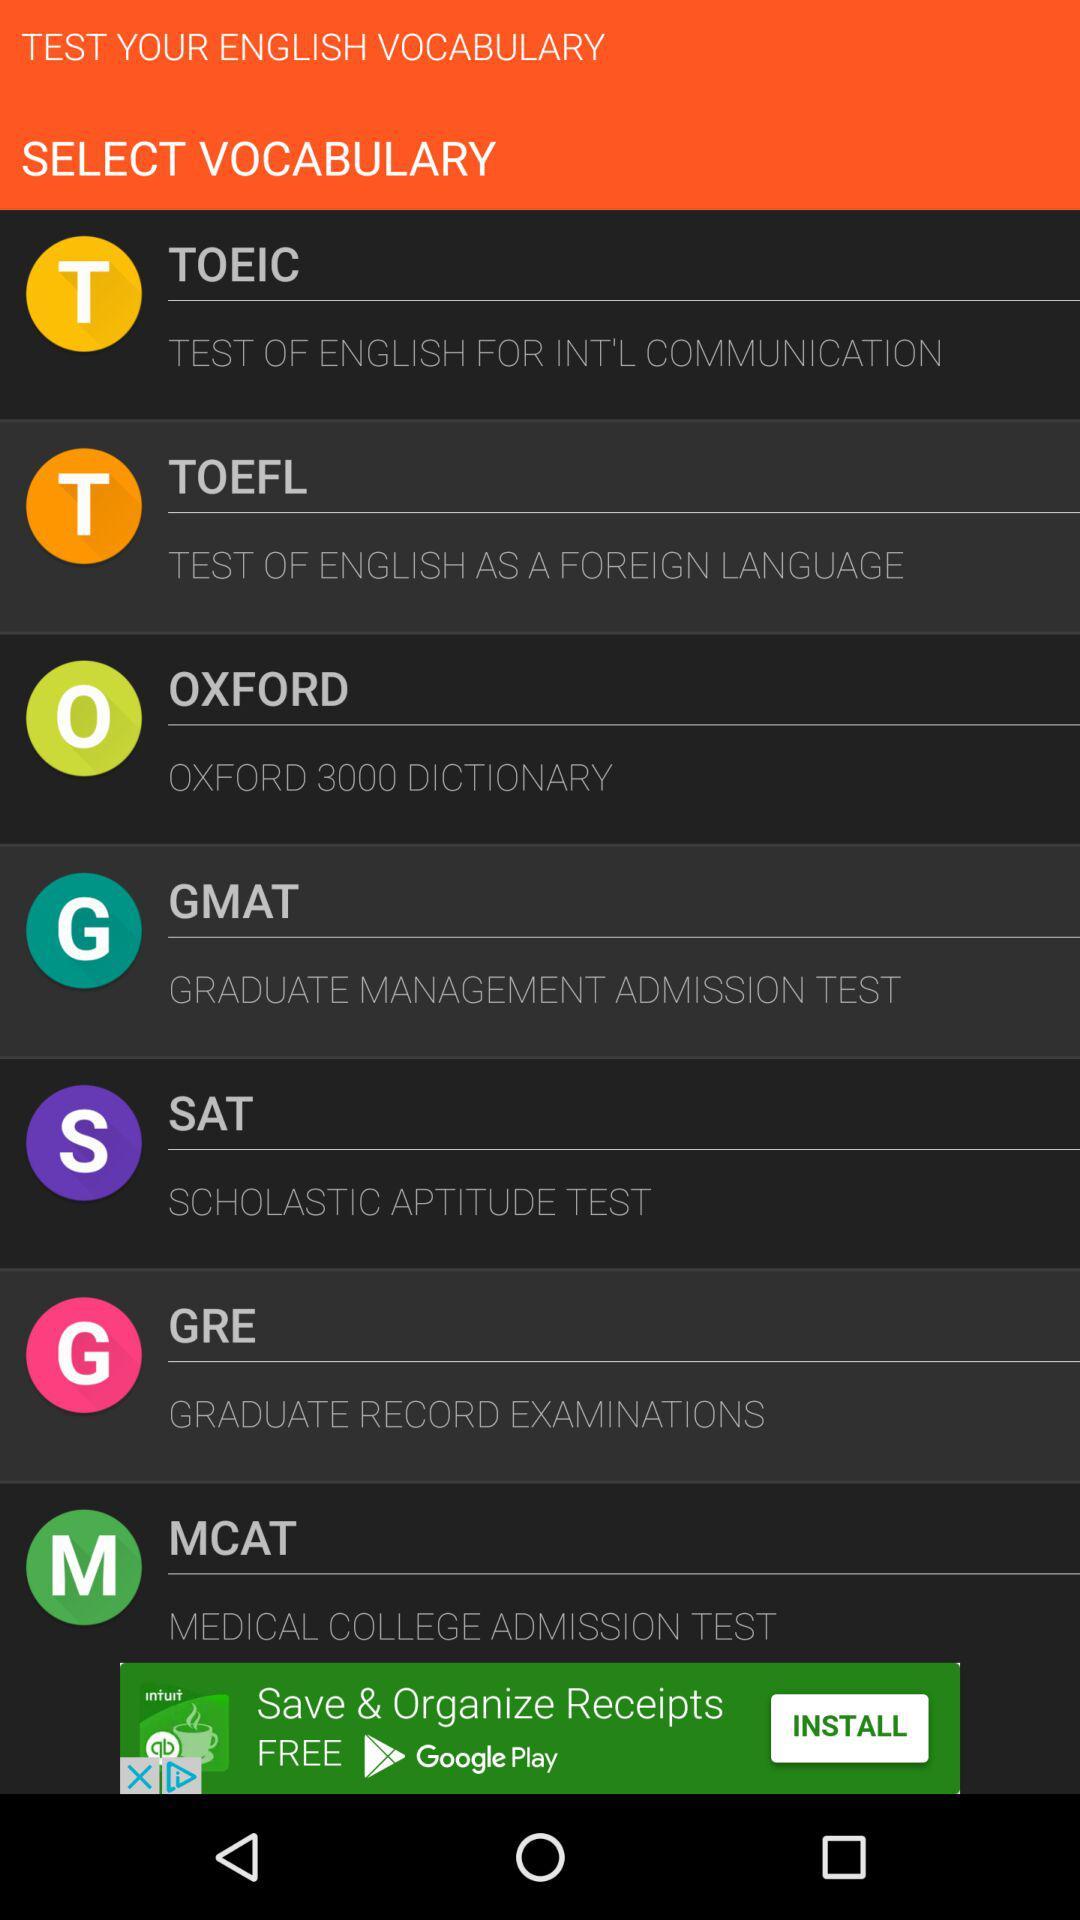 The image size is (1080, 1920). Describe the element at coordinates (540, 1727) in the screenshot. I see `advertisement banner` at that location.